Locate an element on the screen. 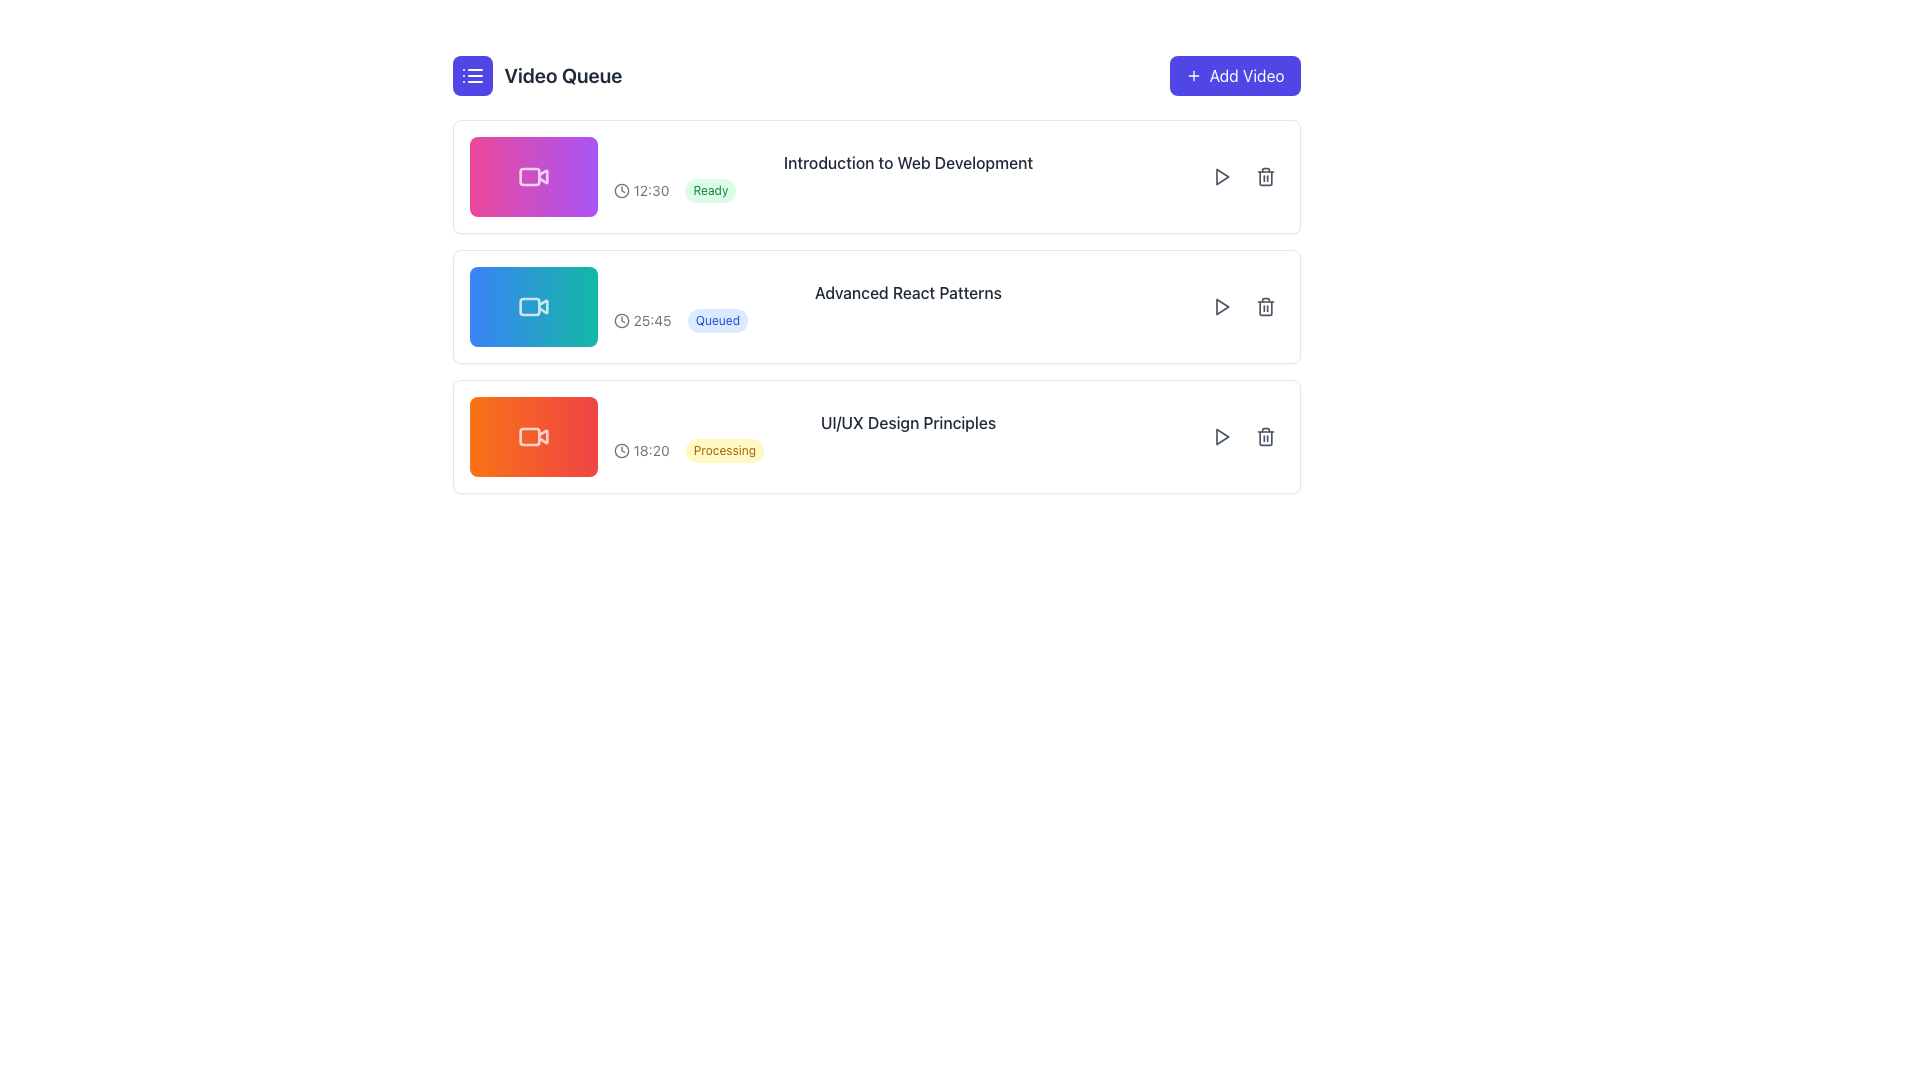 The image size is (1920, 1080). the circular outline of the SVG clock icon that represents the clock boundary, located next to the video duration text in the 'Advanced React Patterns' video section is located at coordinates (620, 319).